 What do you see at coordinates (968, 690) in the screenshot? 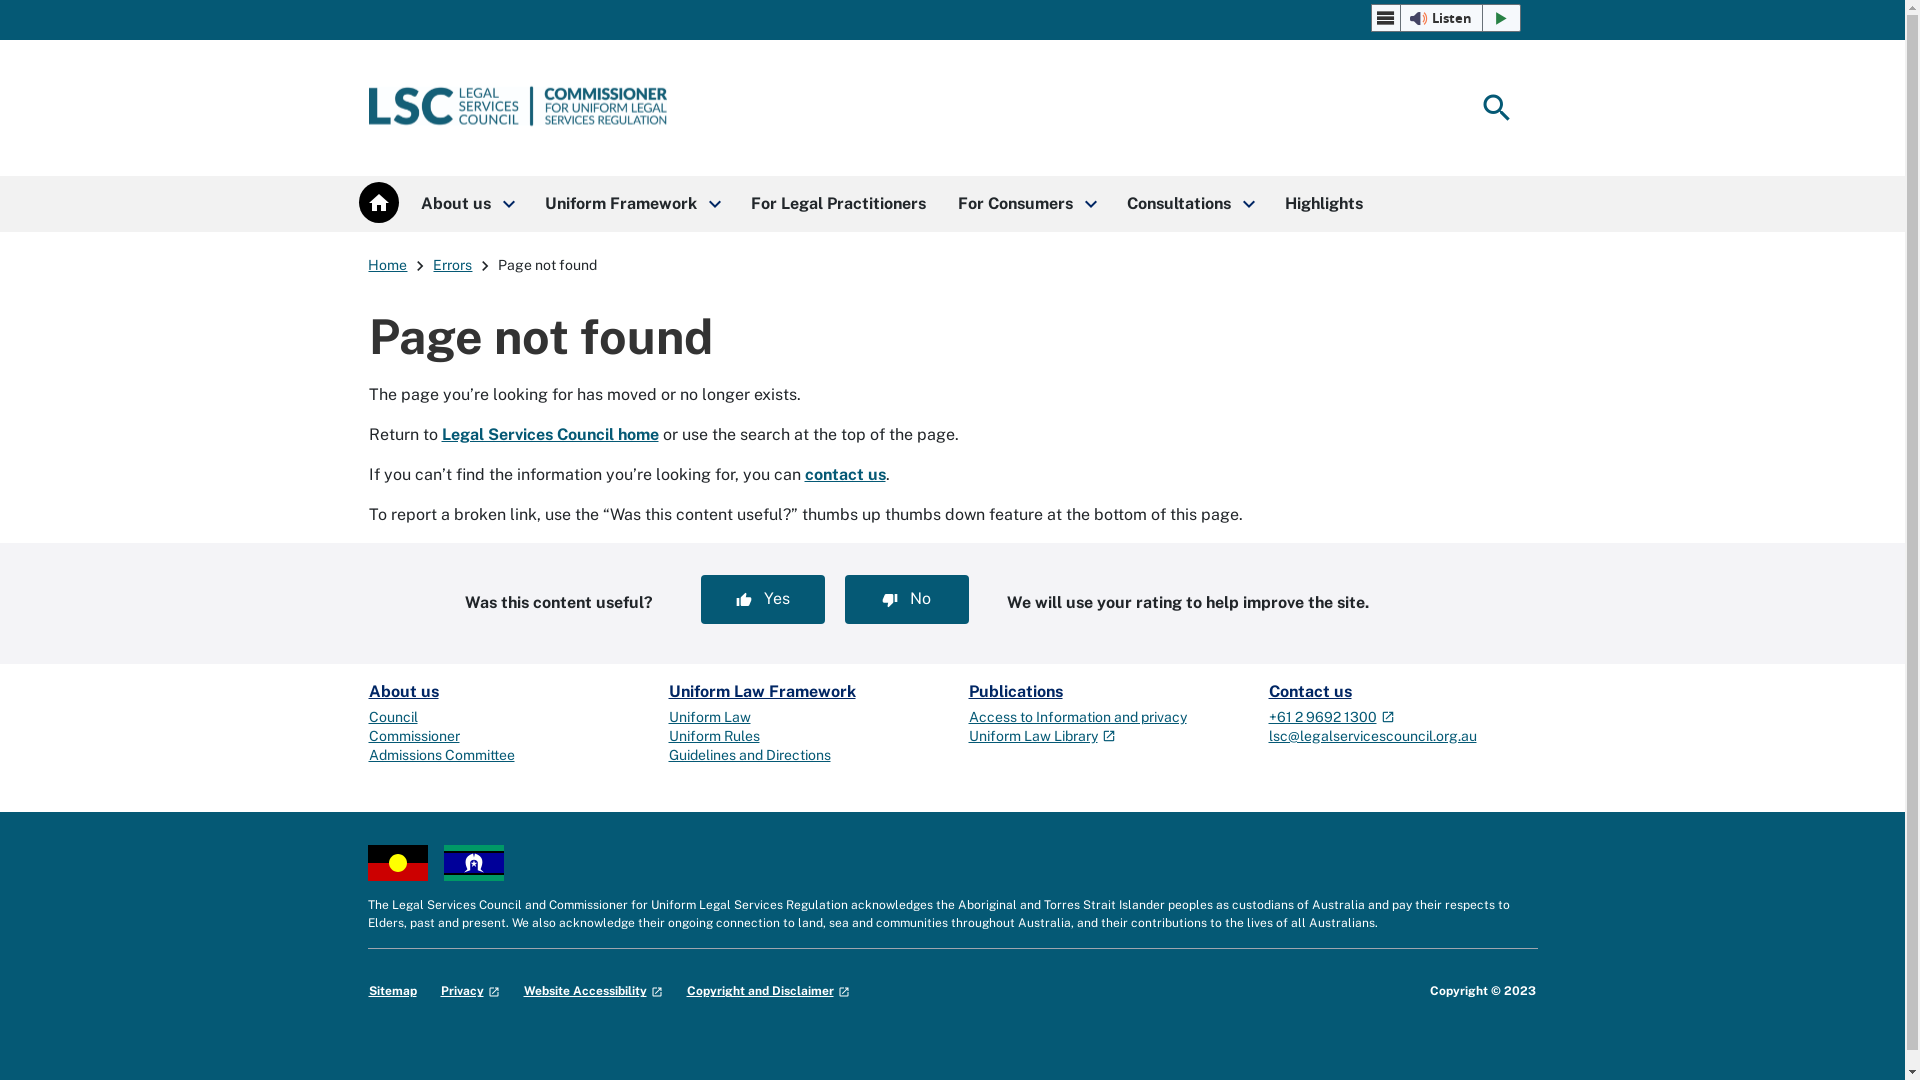
I see `'Publications'` at bounding box center [968, 690].